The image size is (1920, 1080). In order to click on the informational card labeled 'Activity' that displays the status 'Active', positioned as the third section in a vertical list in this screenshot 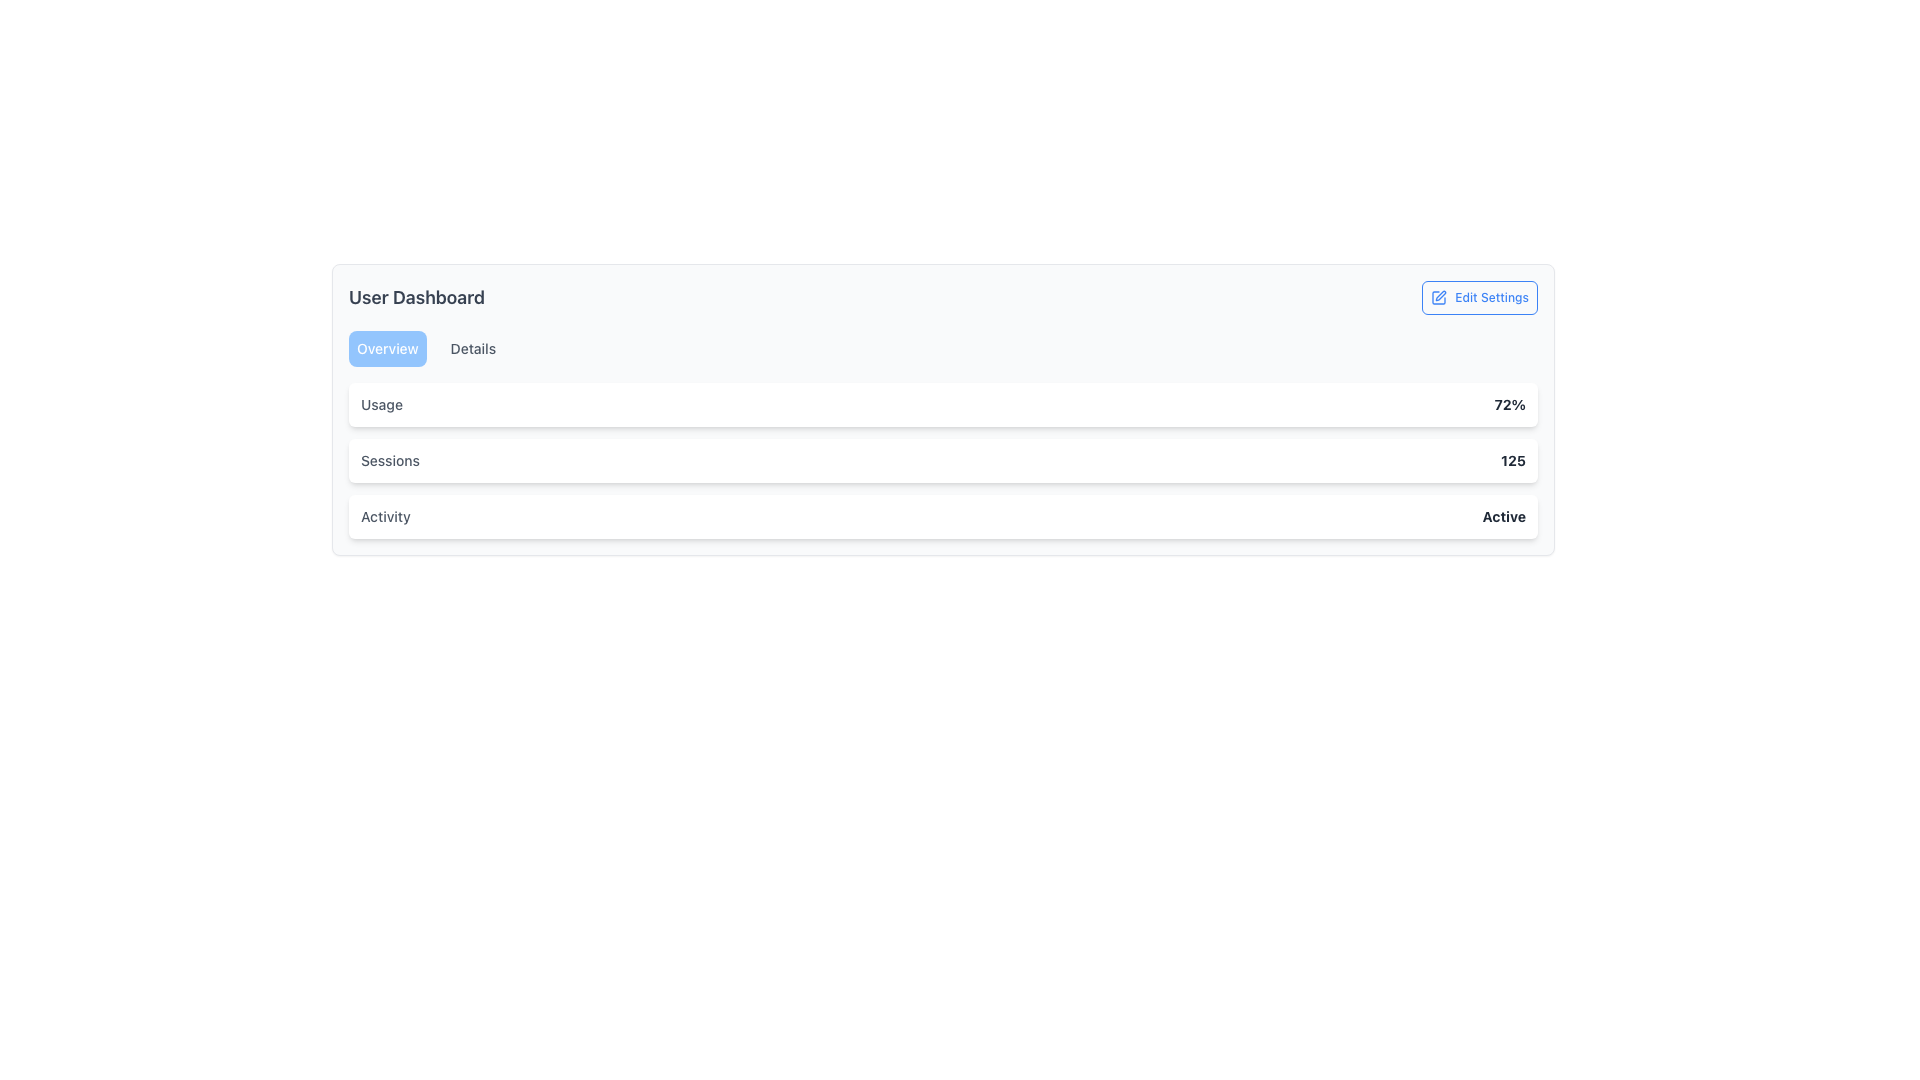, I will do `click(942, 515)`.